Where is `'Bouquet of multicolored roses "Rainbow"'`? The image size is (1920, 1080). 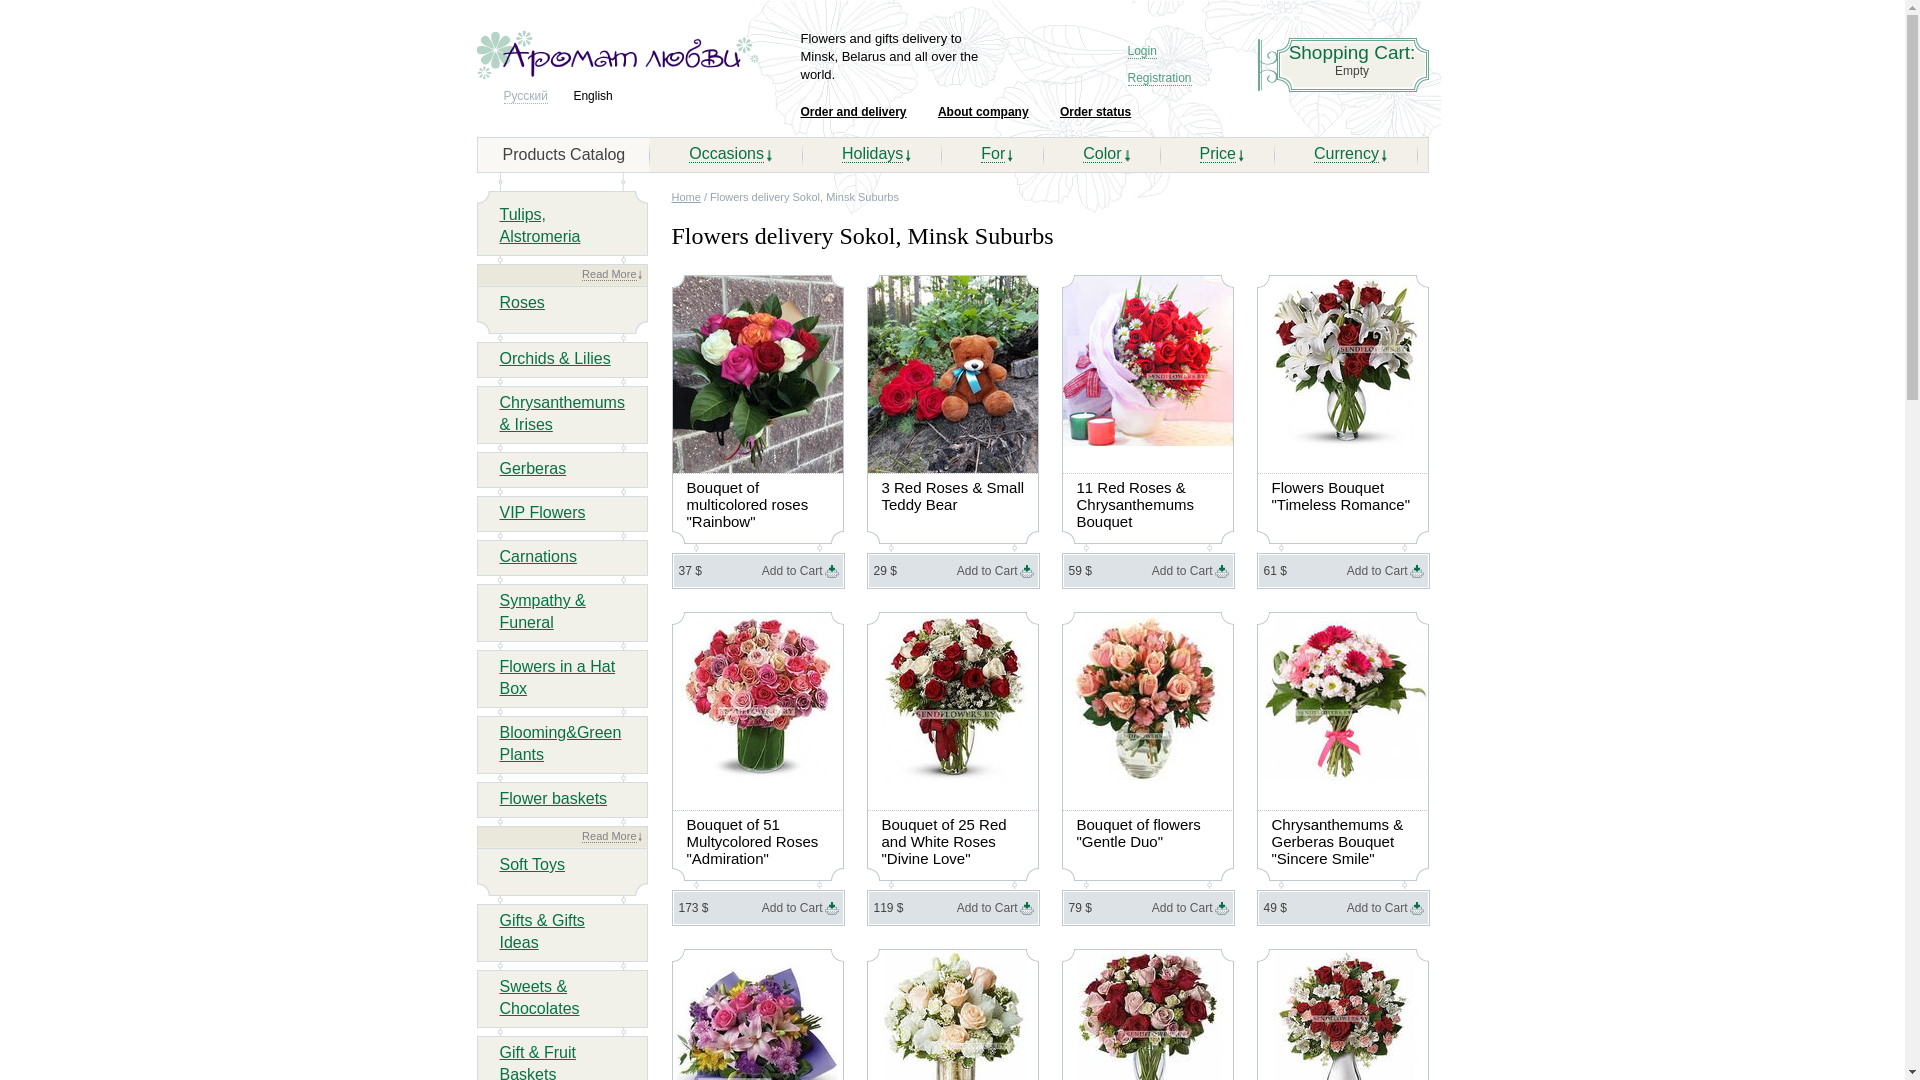 'Bouquet of multicolored roses "Rainbow"' is located at coordinates (757, 500).